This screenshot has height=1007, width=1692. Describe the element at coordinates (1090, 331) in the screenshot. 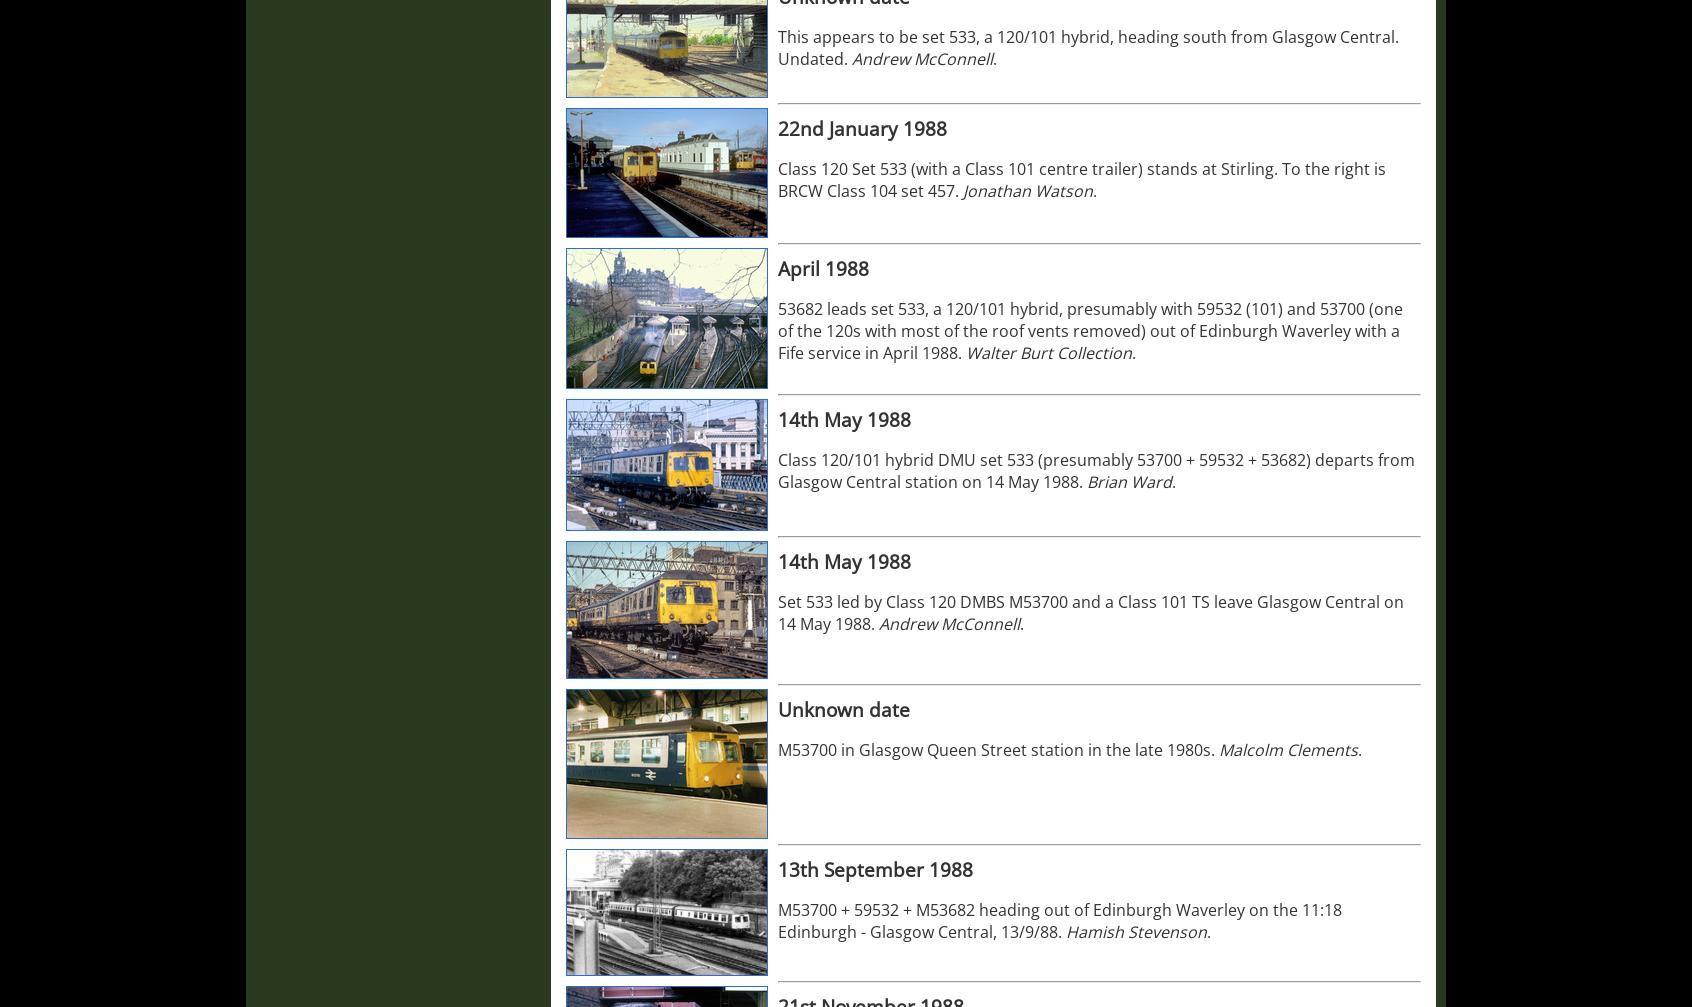

I see `'53682 leads set 533, a 120/101 hybrid, presumably with 59532 (101) and 53700 (one of the 120s with most of the roof vents removed) out of Edinburgh Waverley with a Fife service in April 1988.'` at that location.